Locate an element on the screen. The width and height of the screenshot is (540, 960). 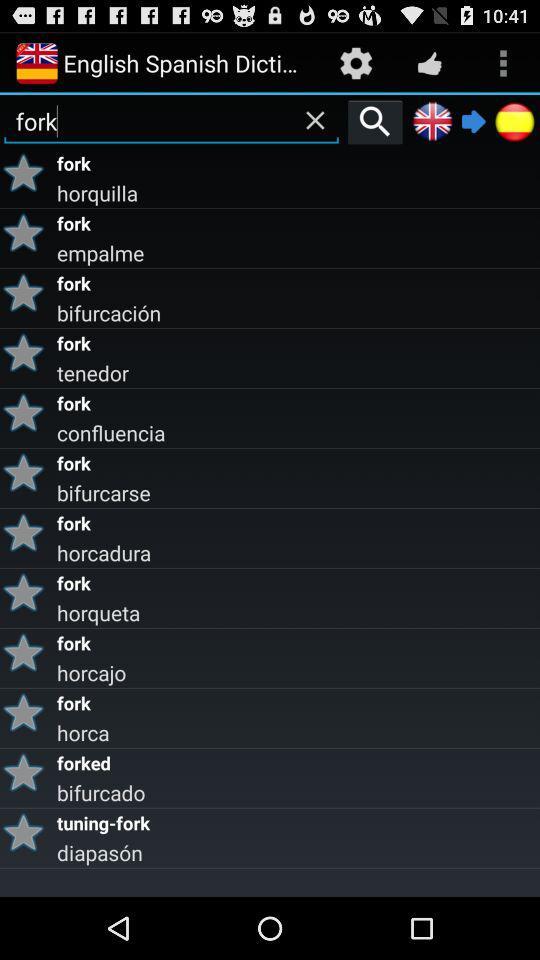
the close icon is located at coordinates (315, 127).